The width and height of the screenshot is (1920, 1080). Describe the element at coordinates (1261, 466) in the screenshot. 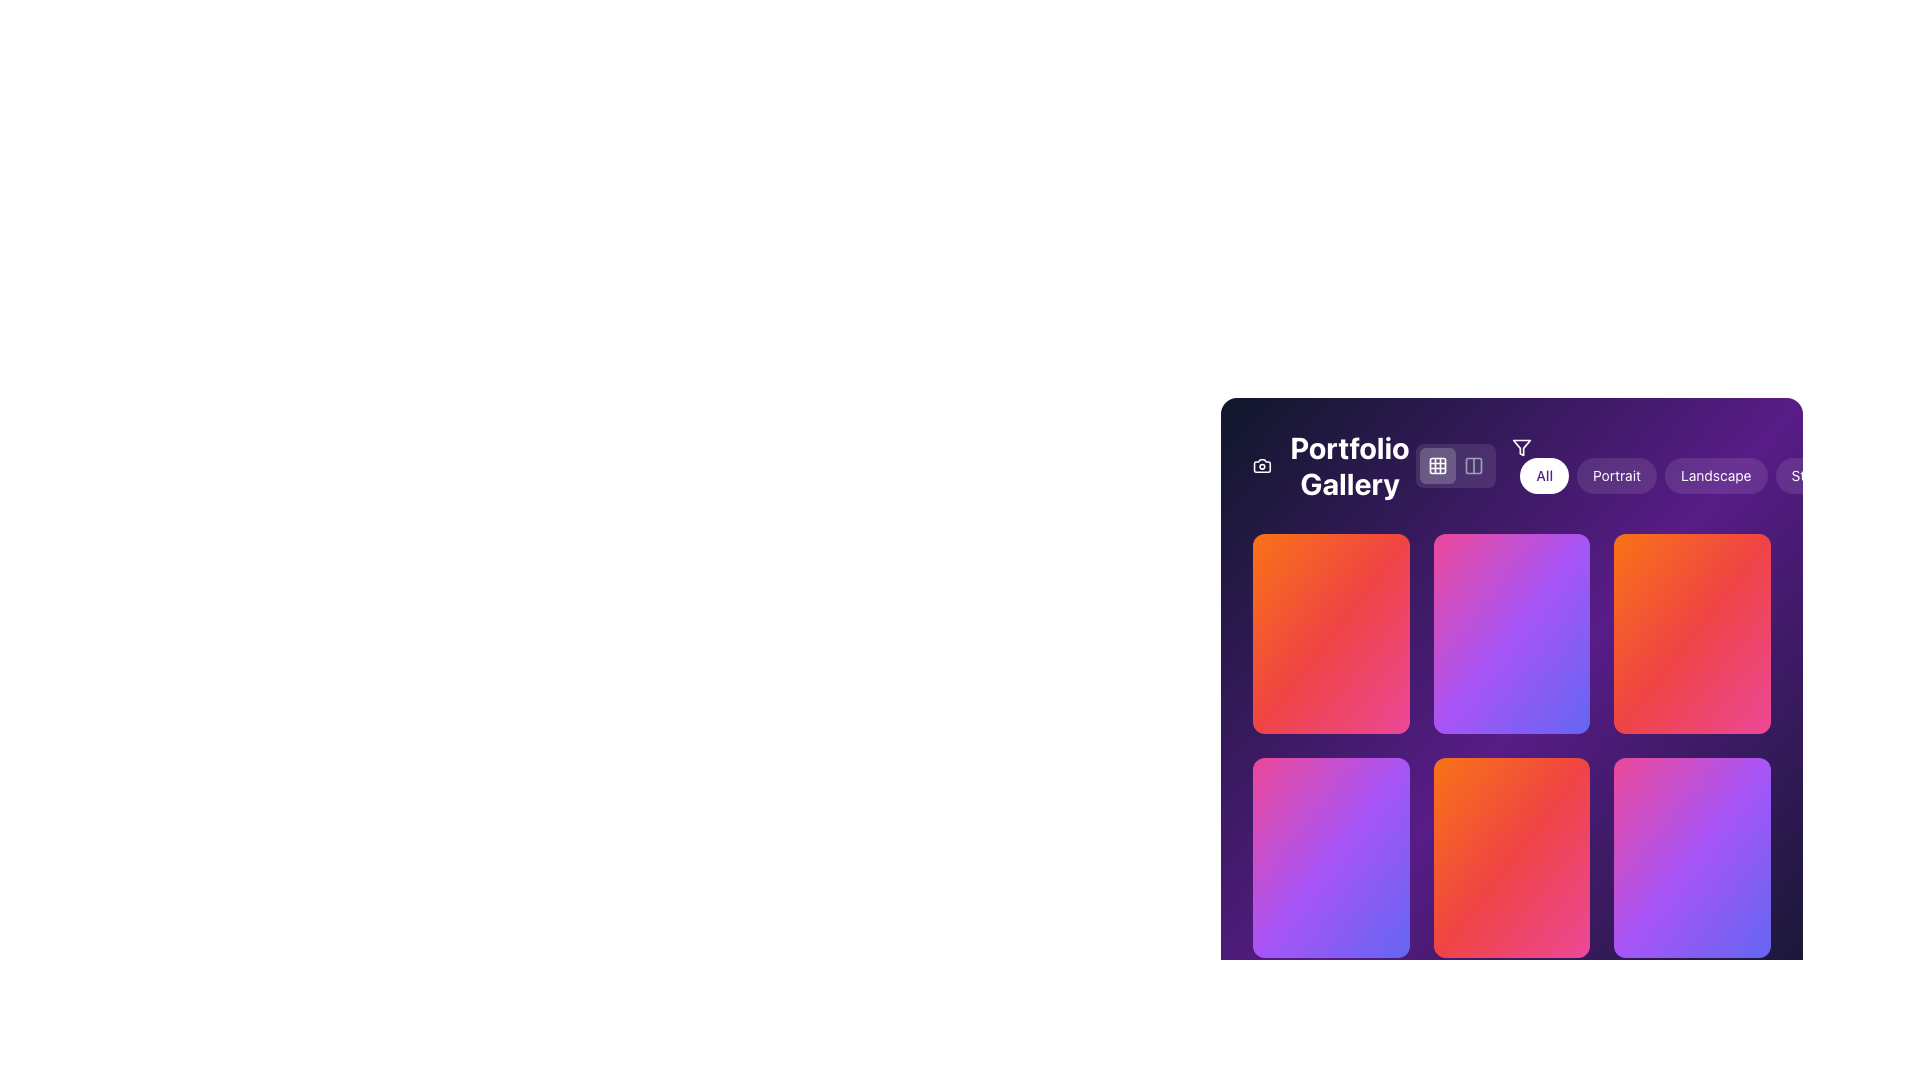

I see `the camera icon located in the top-left corner of the interface, which is styled with a simple outline design and is positioned to the left of the text 'Portfolio Gallery'` at that location.